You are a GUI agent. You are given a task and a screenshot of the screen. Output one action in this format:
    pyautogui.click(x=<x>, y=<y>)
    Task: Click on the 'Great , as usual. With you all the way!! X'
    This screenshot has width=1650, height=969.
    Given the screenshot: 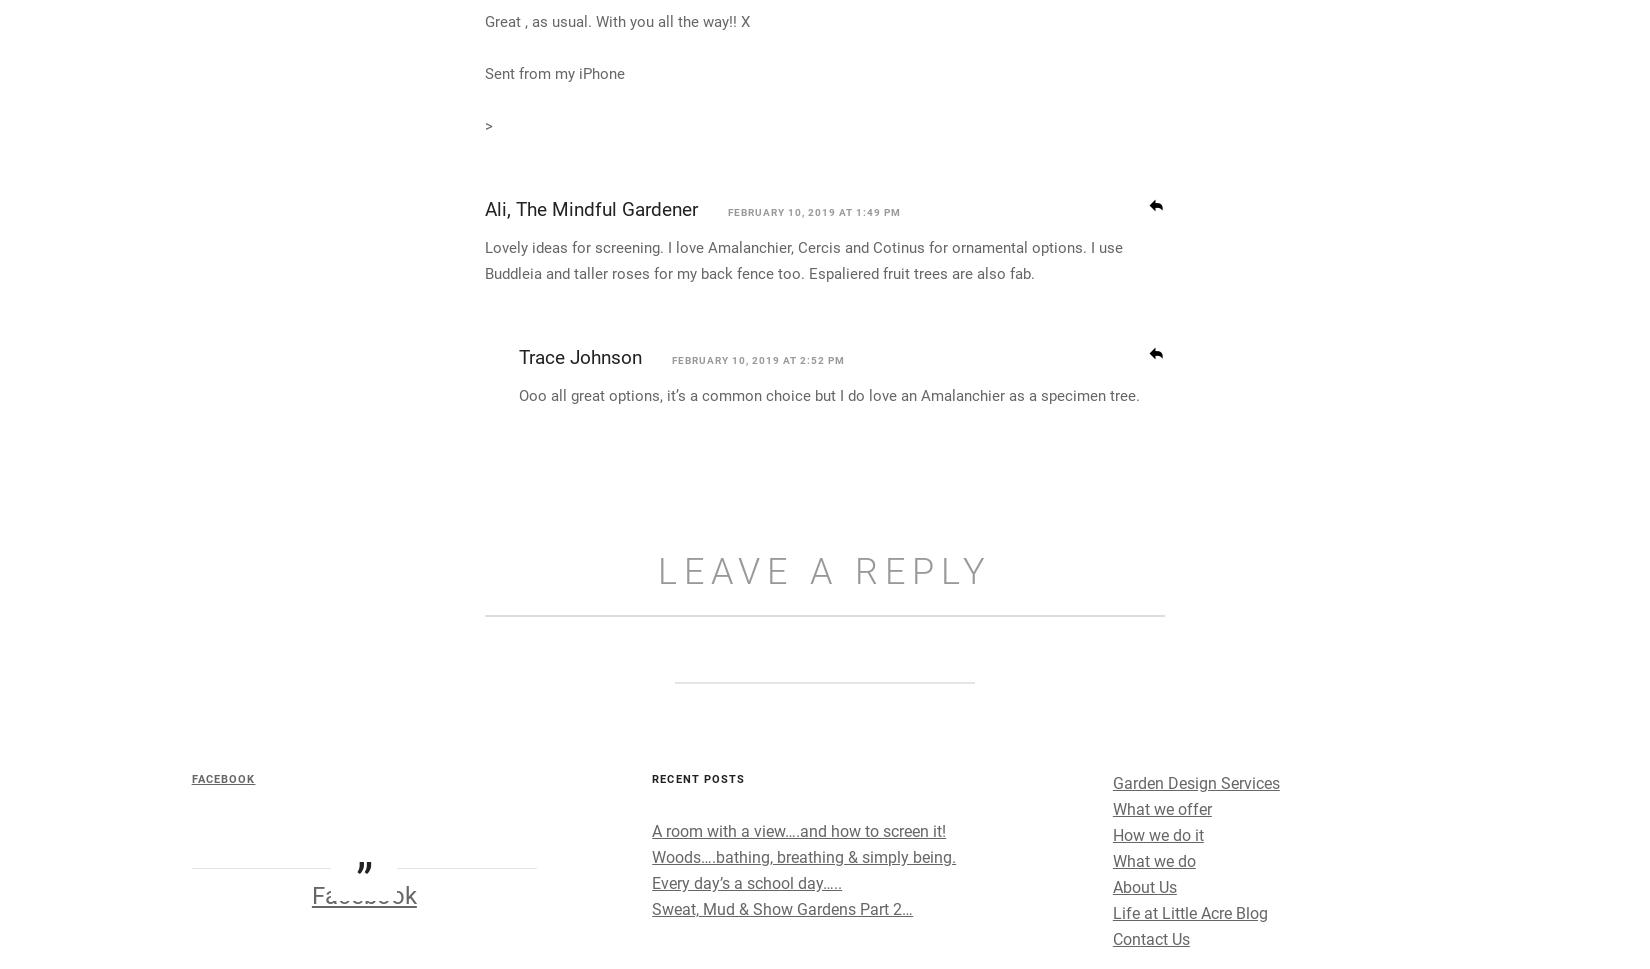 What is the action you would take?
    pyautogui.click(x=483, y=202)
    